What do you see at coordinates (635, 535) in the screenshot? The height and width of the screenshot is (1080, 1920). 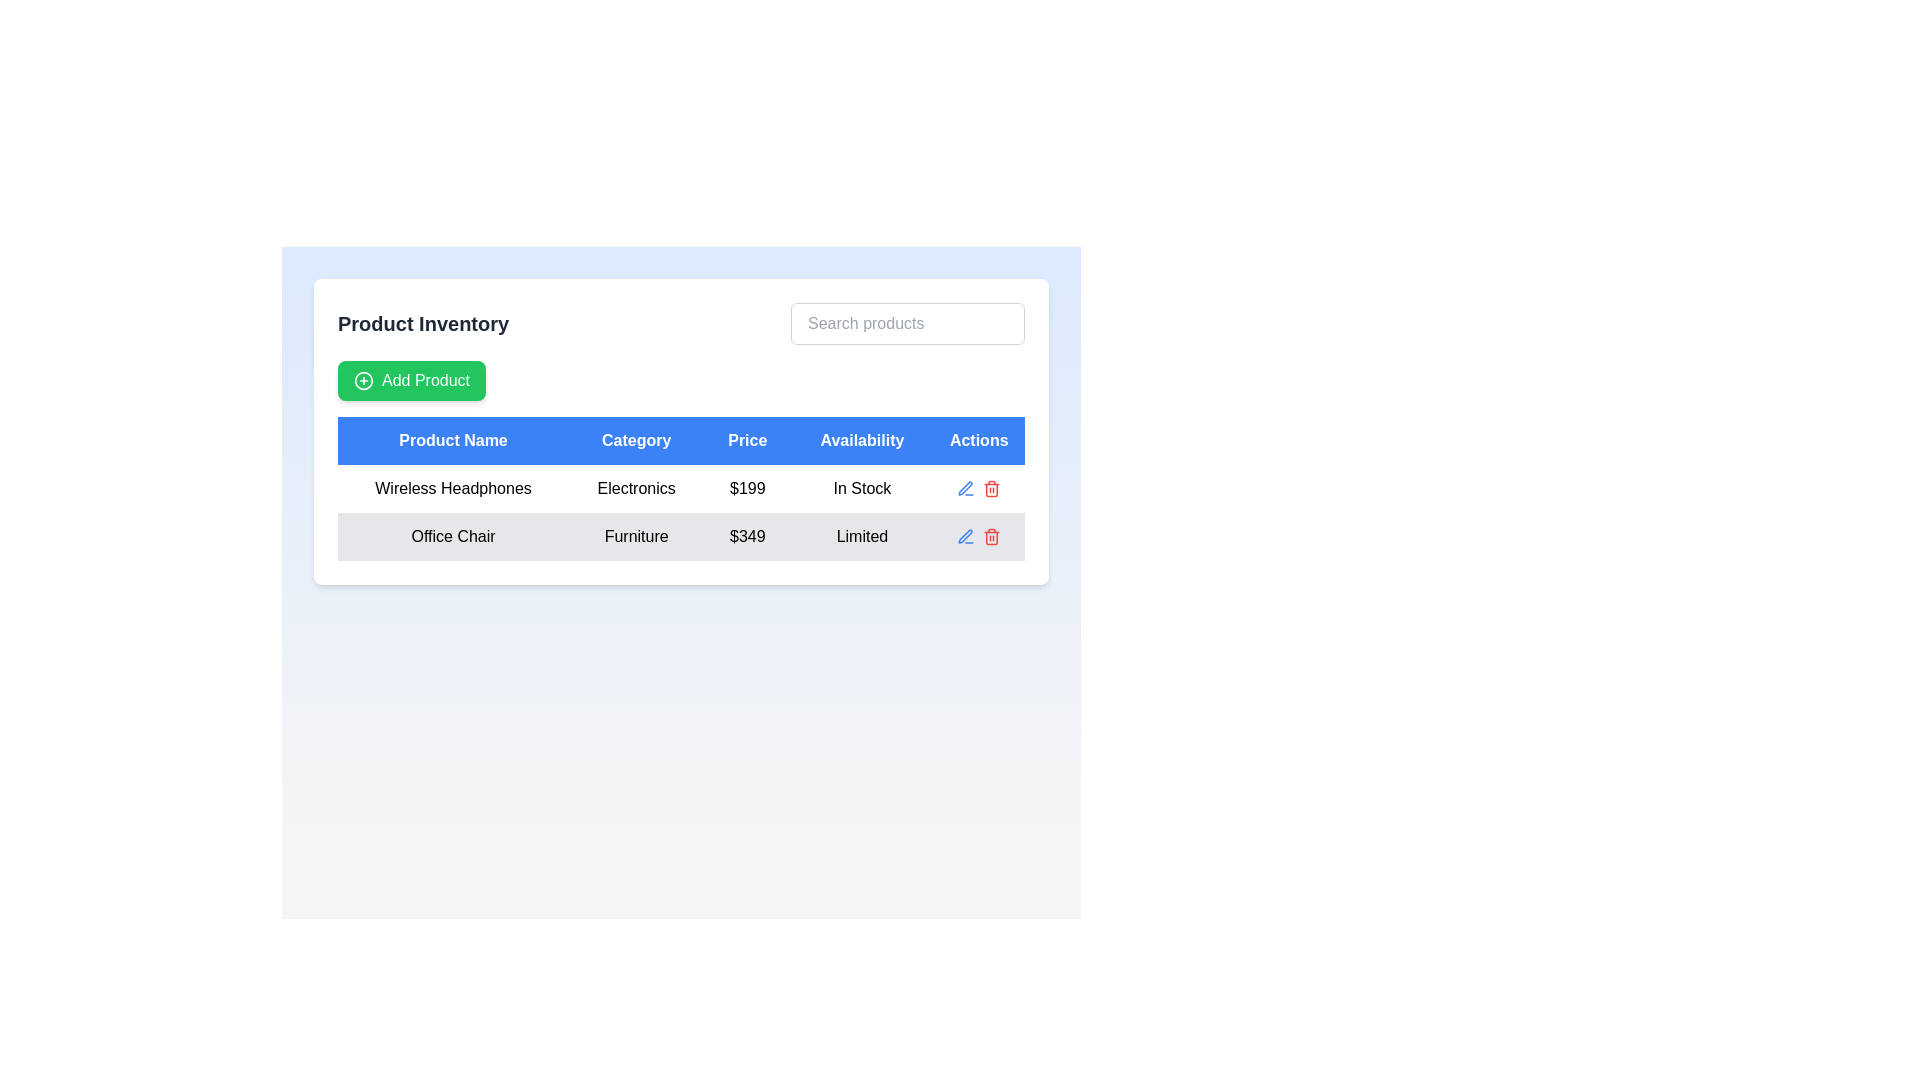 I see `the category label for the 'Office Chair' product in the second column of the second row of the inventory table` at bounding box center [635, 535].